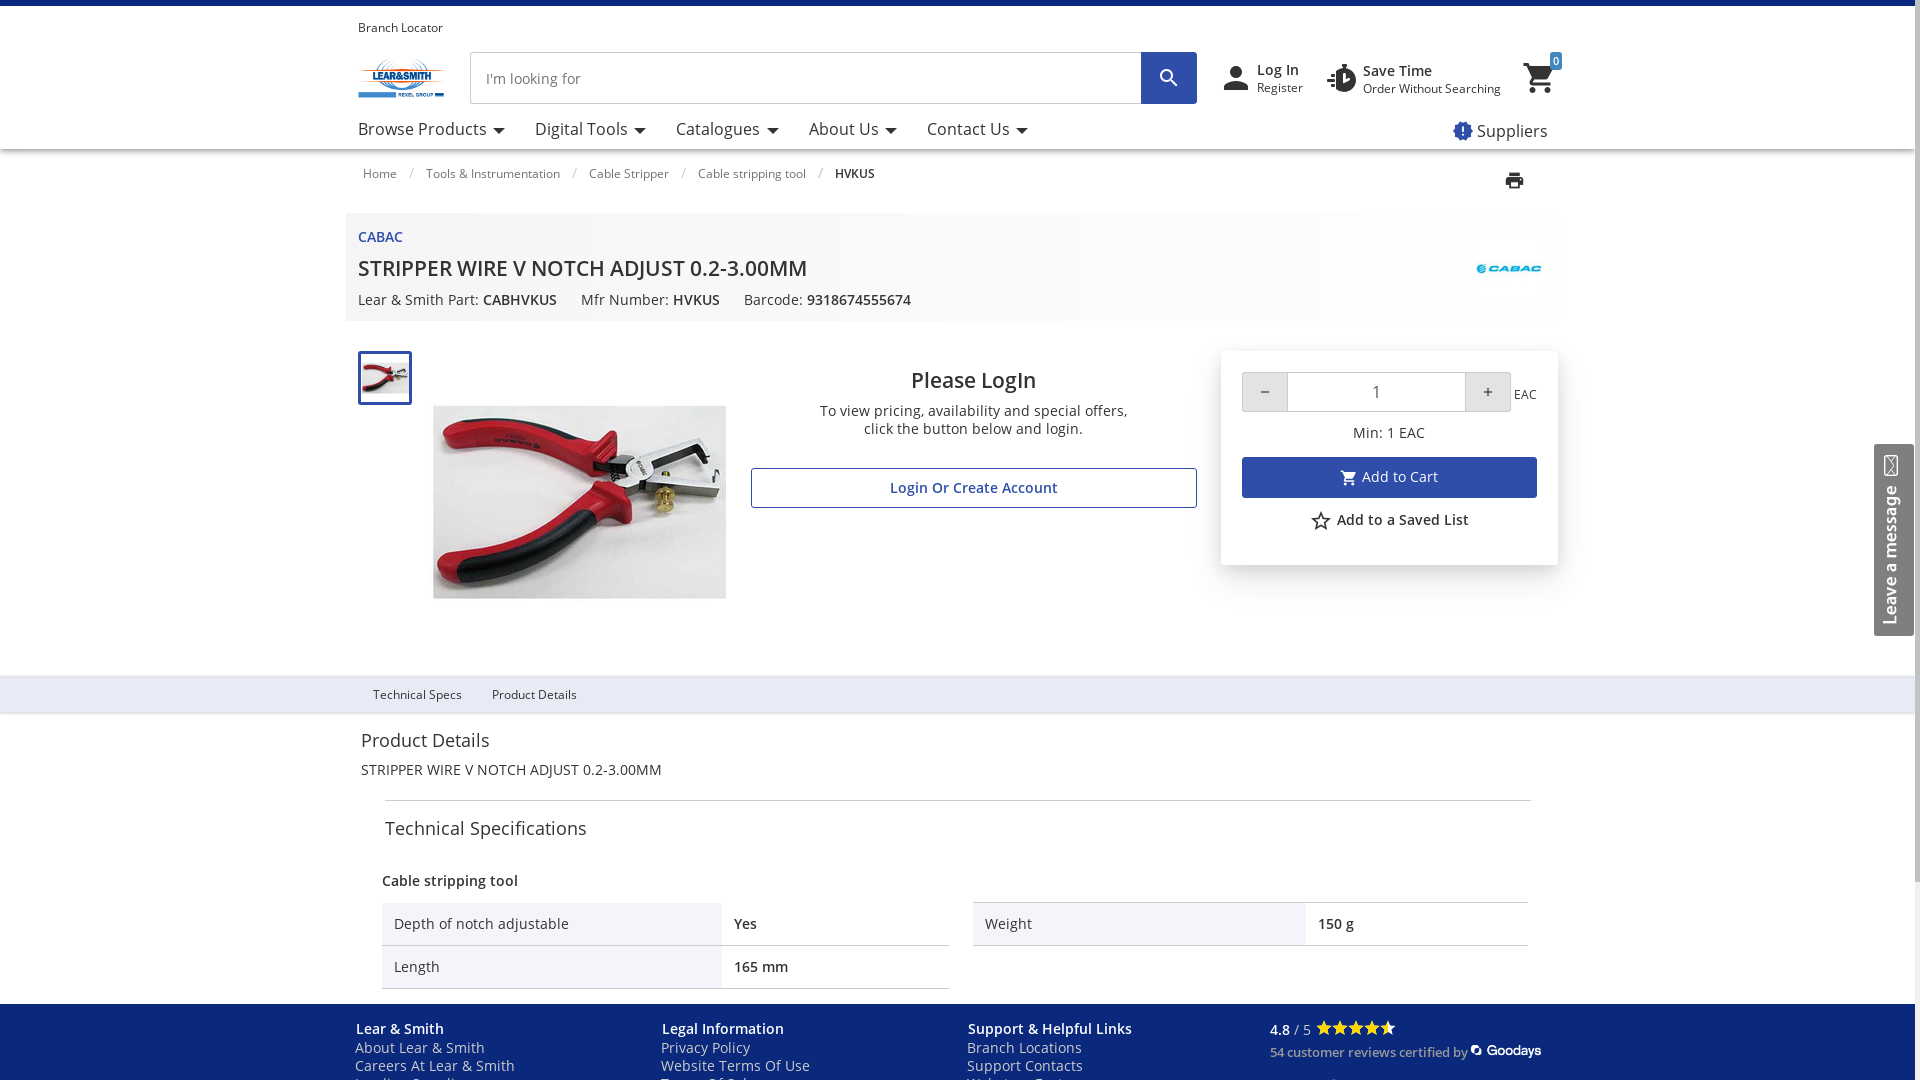  Describe the element at coordinates (380, 235) in the screenshot. I see `'CABAC'` at that location.